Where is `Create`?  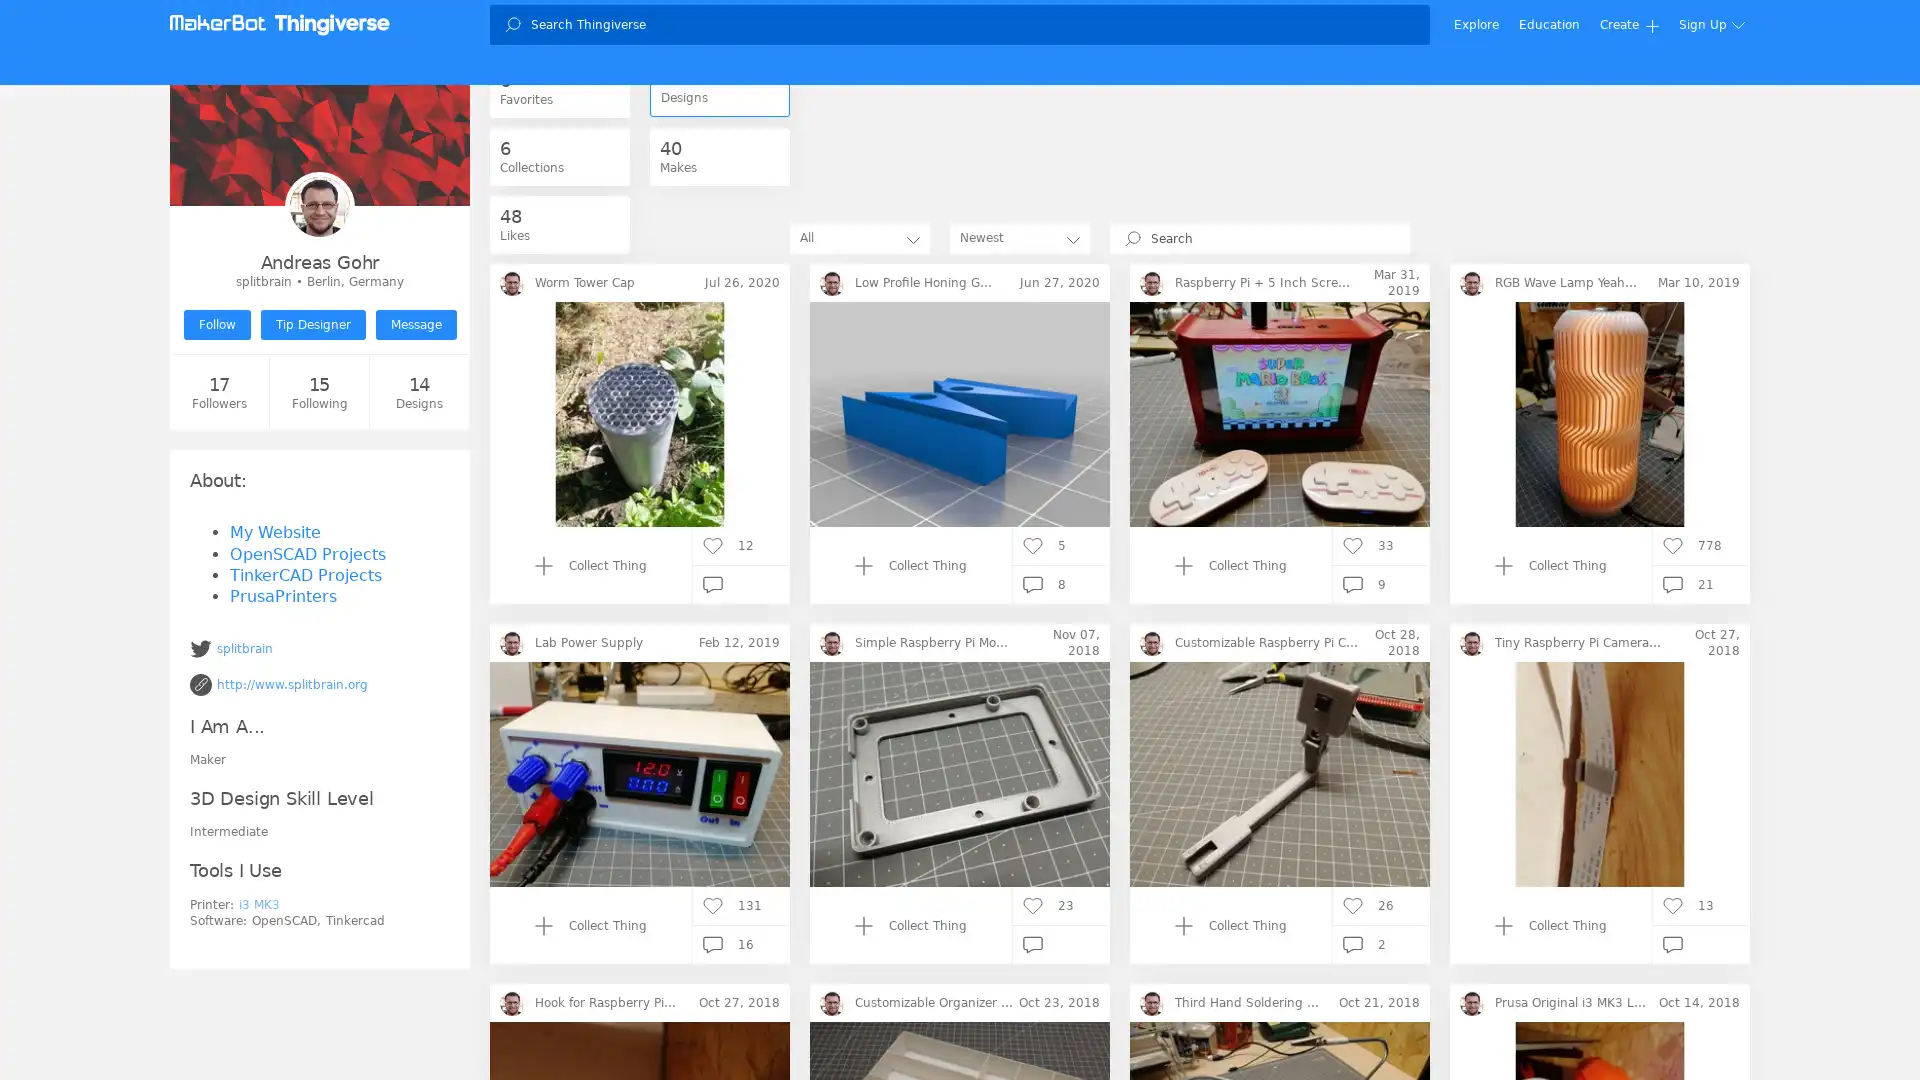 Create is located at coordinates (1629, 24).